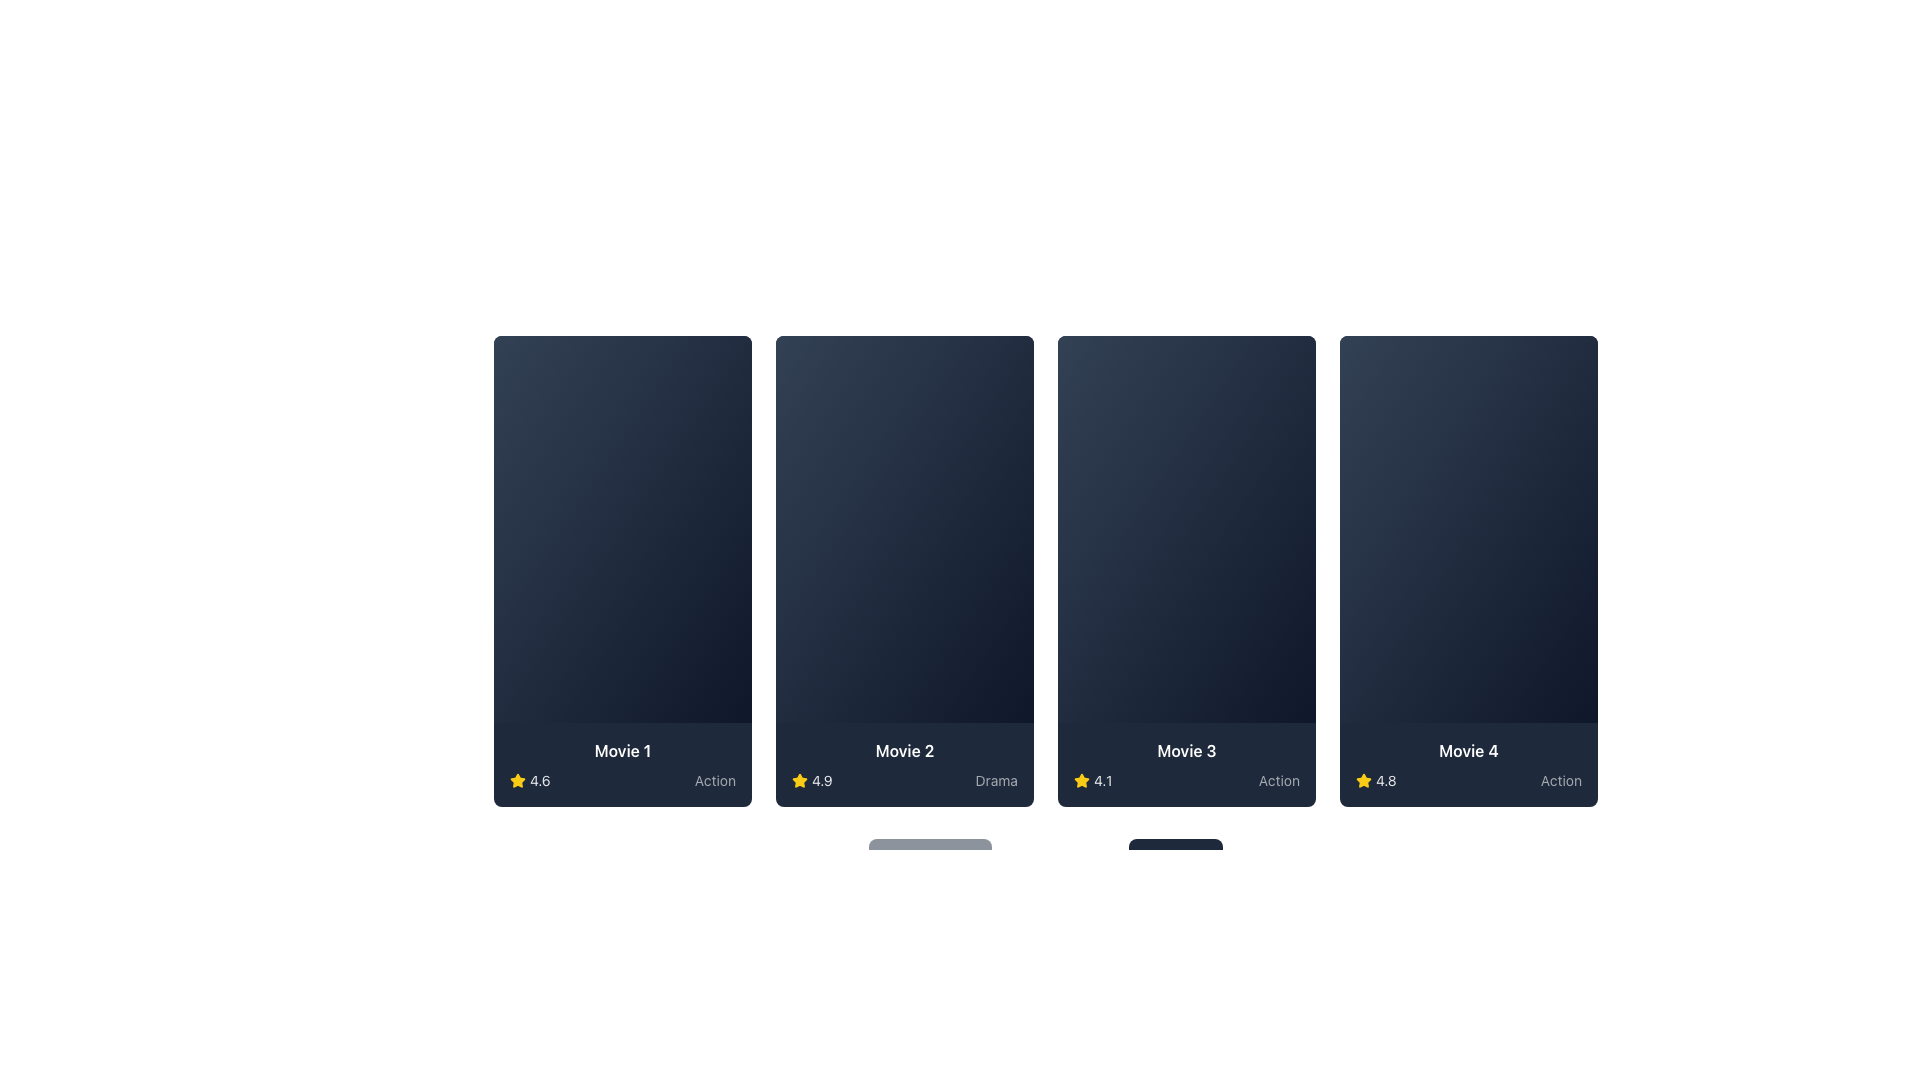 This screenshot has width=1920, height=1080. Describe the element at coordinates (929, 858) in the screenshot. I see `the pagination button located at the bottom left of the 'Page 1 of 10' label to trigger a visual change` at that location.